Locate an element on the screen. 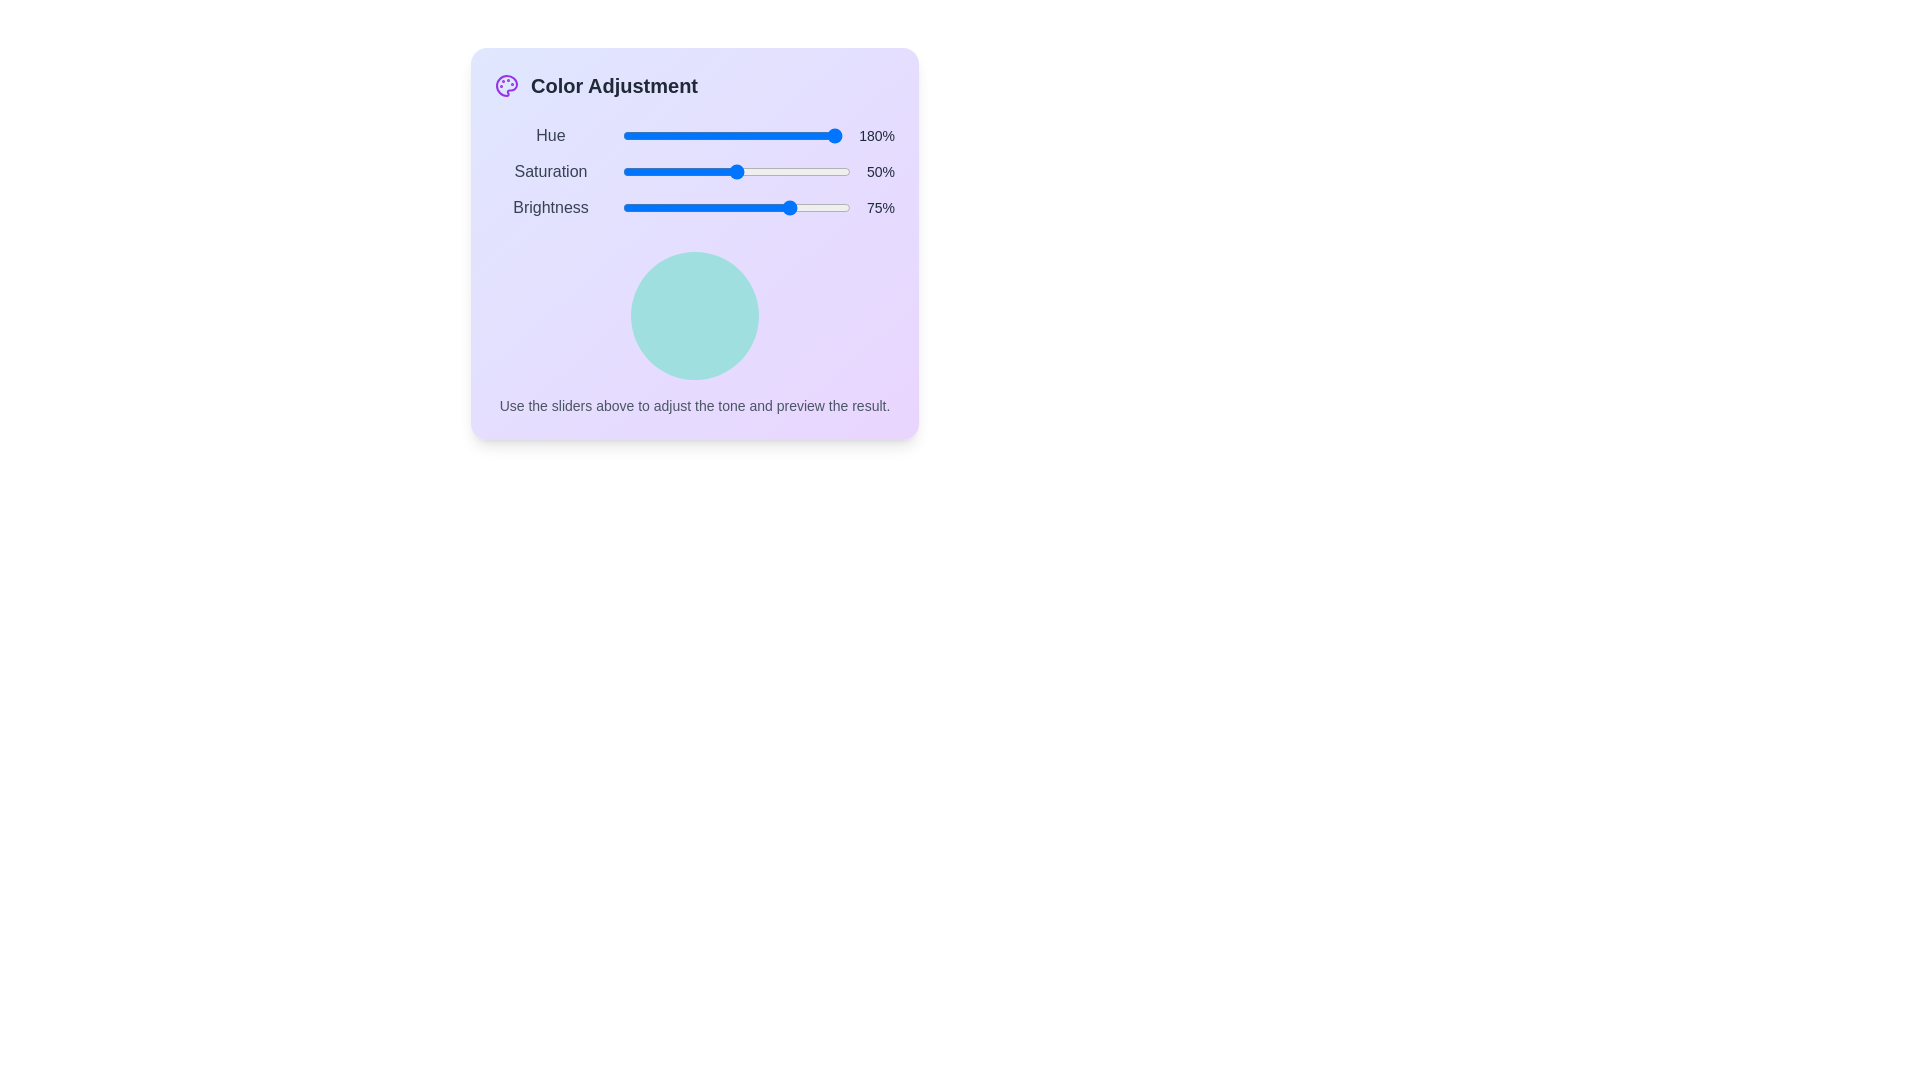 This screenshot has width=1920, height=1080. the 0 slider to 2% to observe the resulting color in the preview circle is located at coordinates (626, 135).